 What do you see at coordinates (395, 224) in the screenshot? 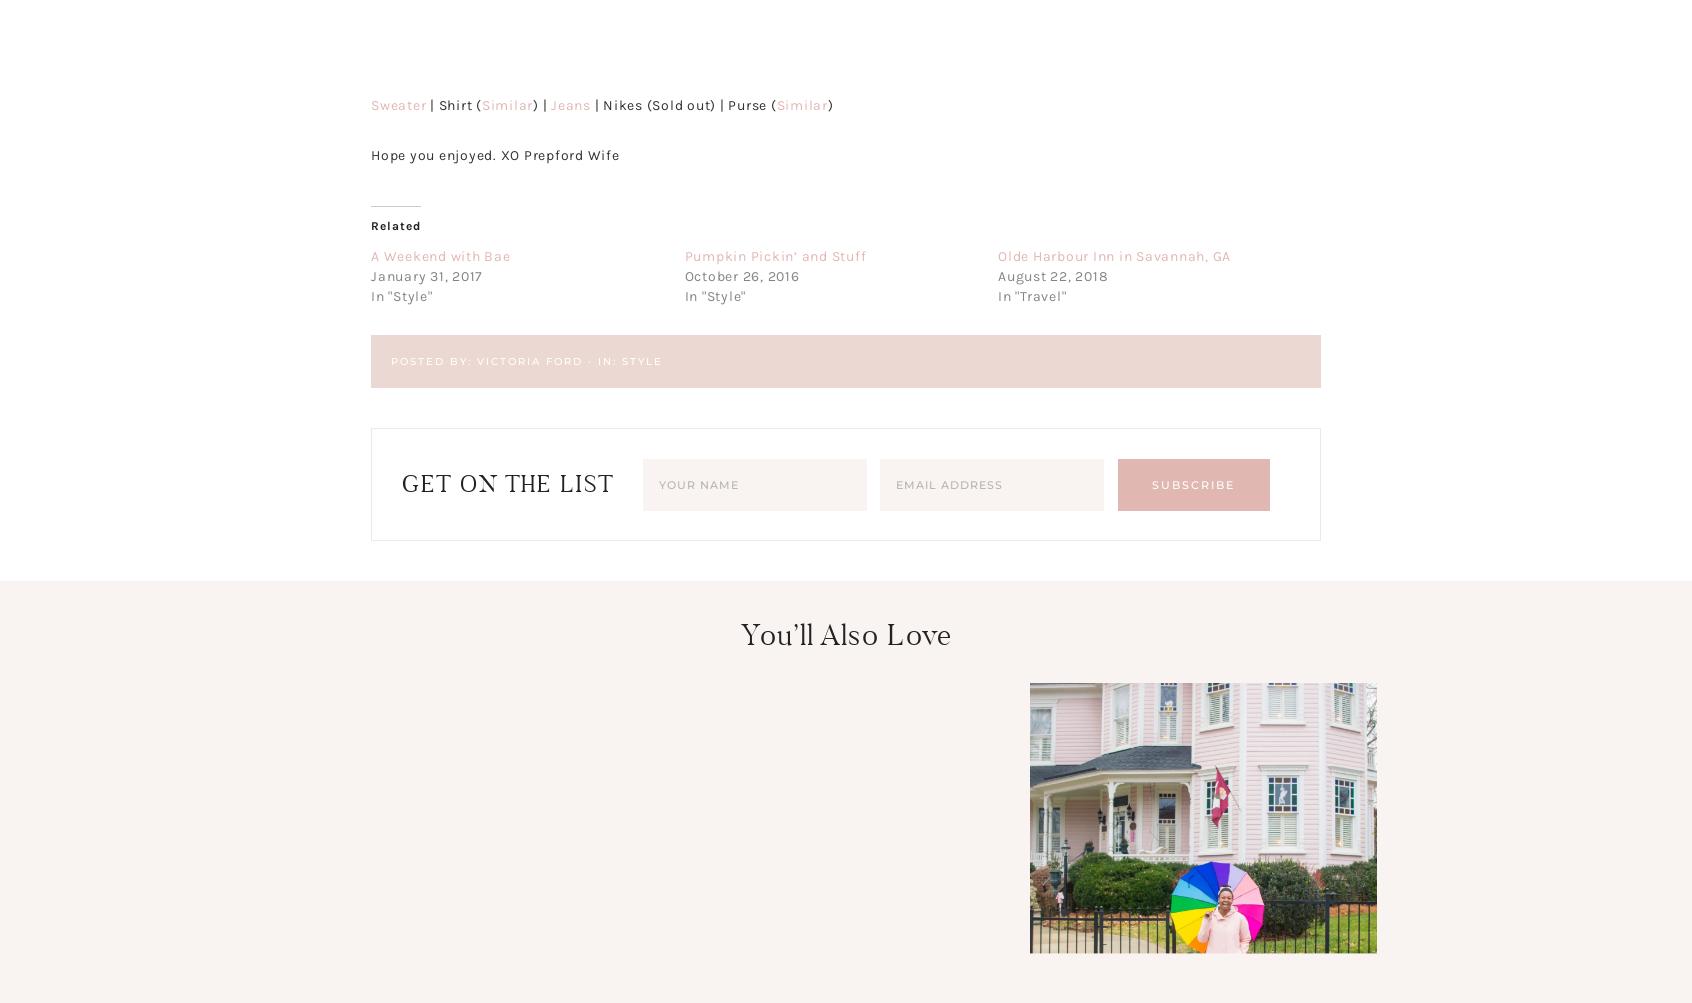
I see `'Related'` at bounding box center [395, 224].